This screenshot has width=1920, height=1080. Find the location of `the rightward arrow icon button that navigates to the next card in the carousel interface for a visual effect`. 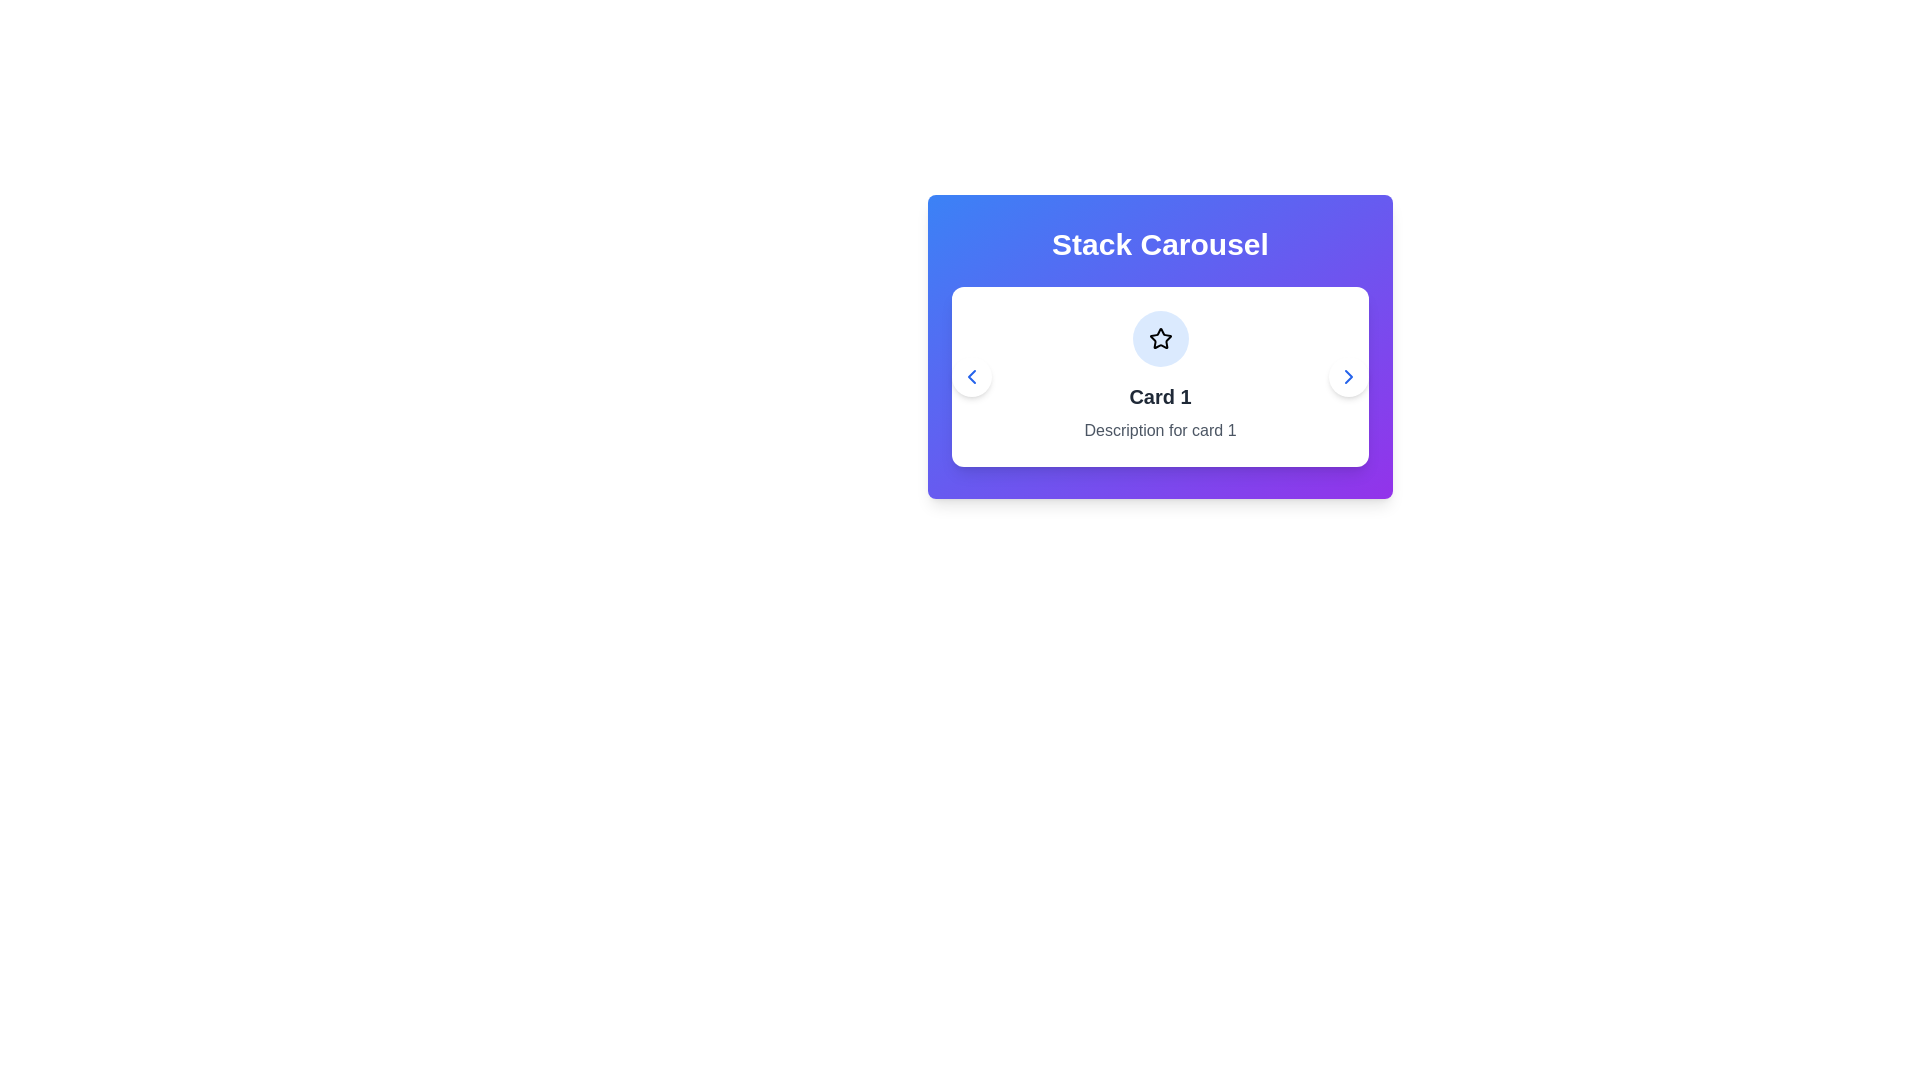

the rightward arrow icon button that navigates to the next card in the carousel interface for a visual effect is located at coordinates (1348, 377).